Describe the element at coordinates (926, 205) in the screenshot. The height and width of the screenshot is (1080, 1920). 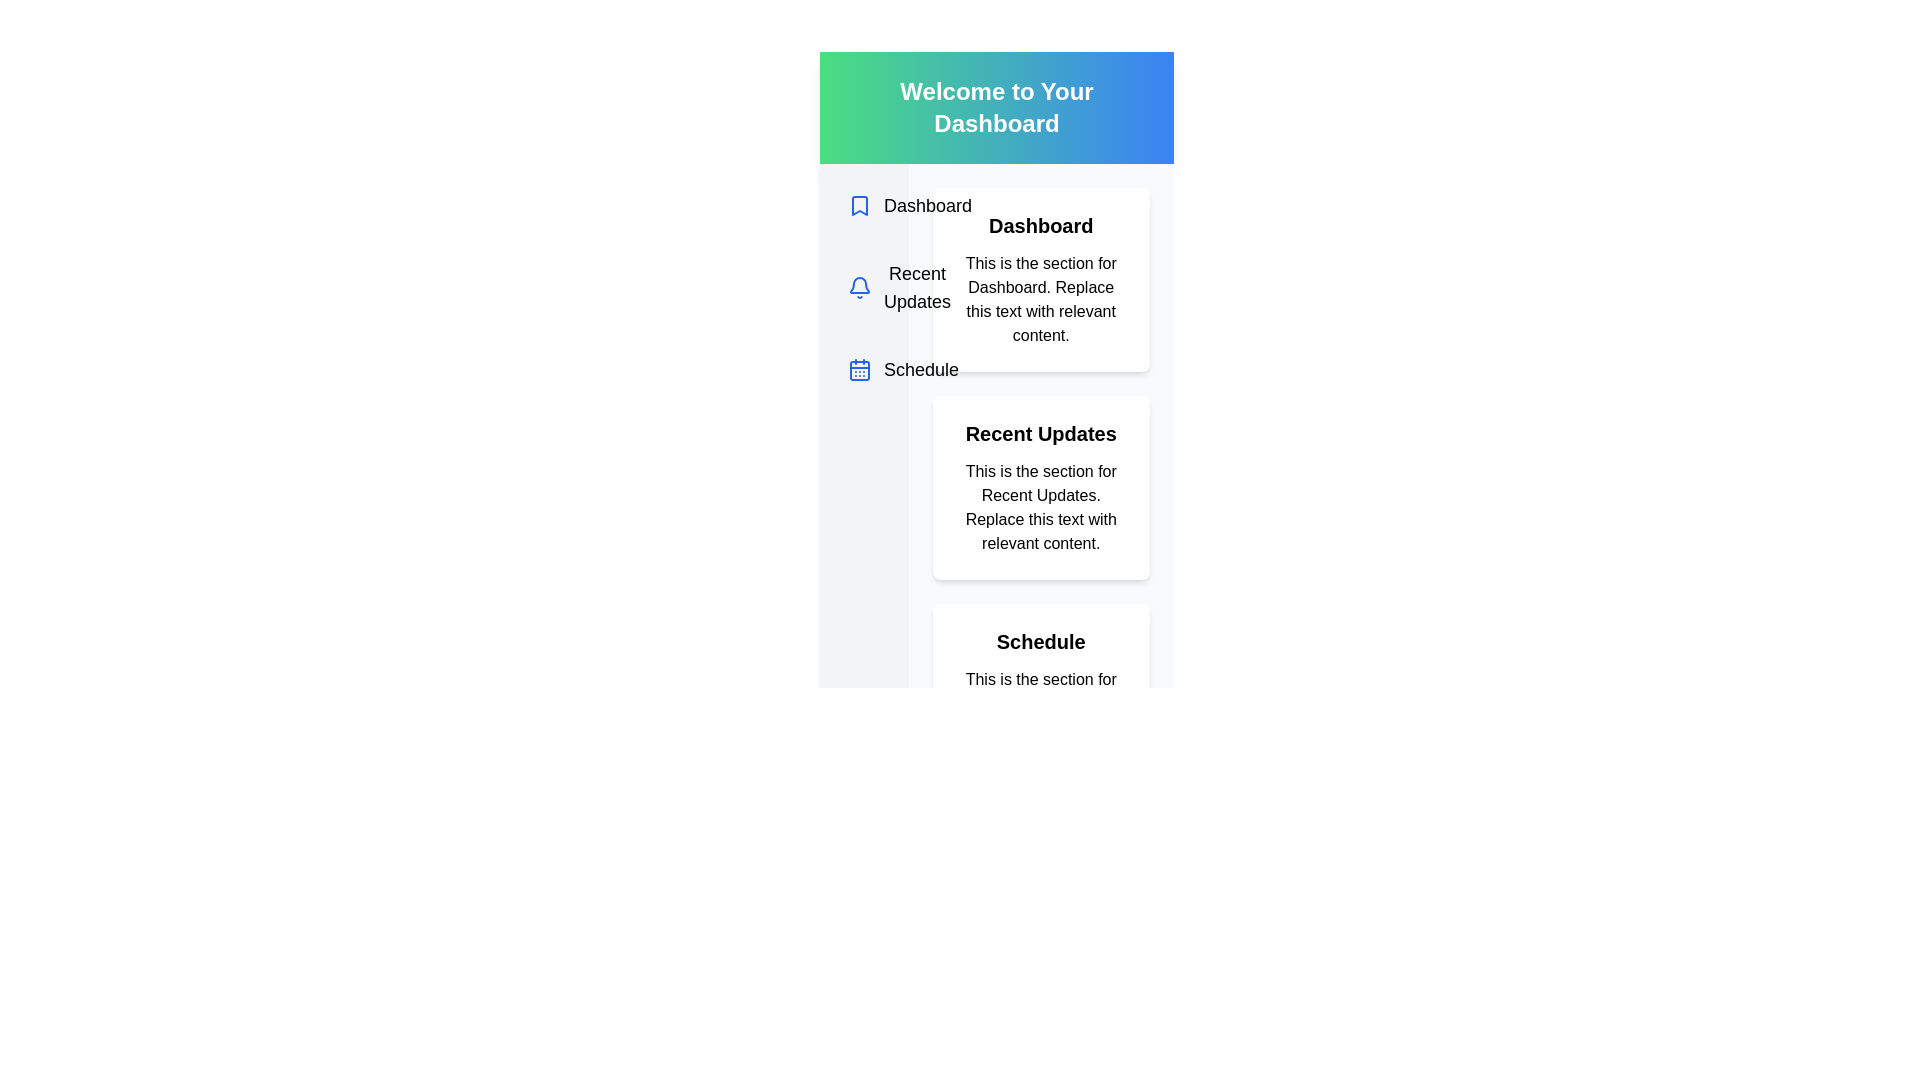
I see `the 'Dashboard' text label, which is the first item in the navigation list on the left side of the interface, positioned below the 'Welcome to Your Dashboard' banner and next to a bookmark icon` at that location.